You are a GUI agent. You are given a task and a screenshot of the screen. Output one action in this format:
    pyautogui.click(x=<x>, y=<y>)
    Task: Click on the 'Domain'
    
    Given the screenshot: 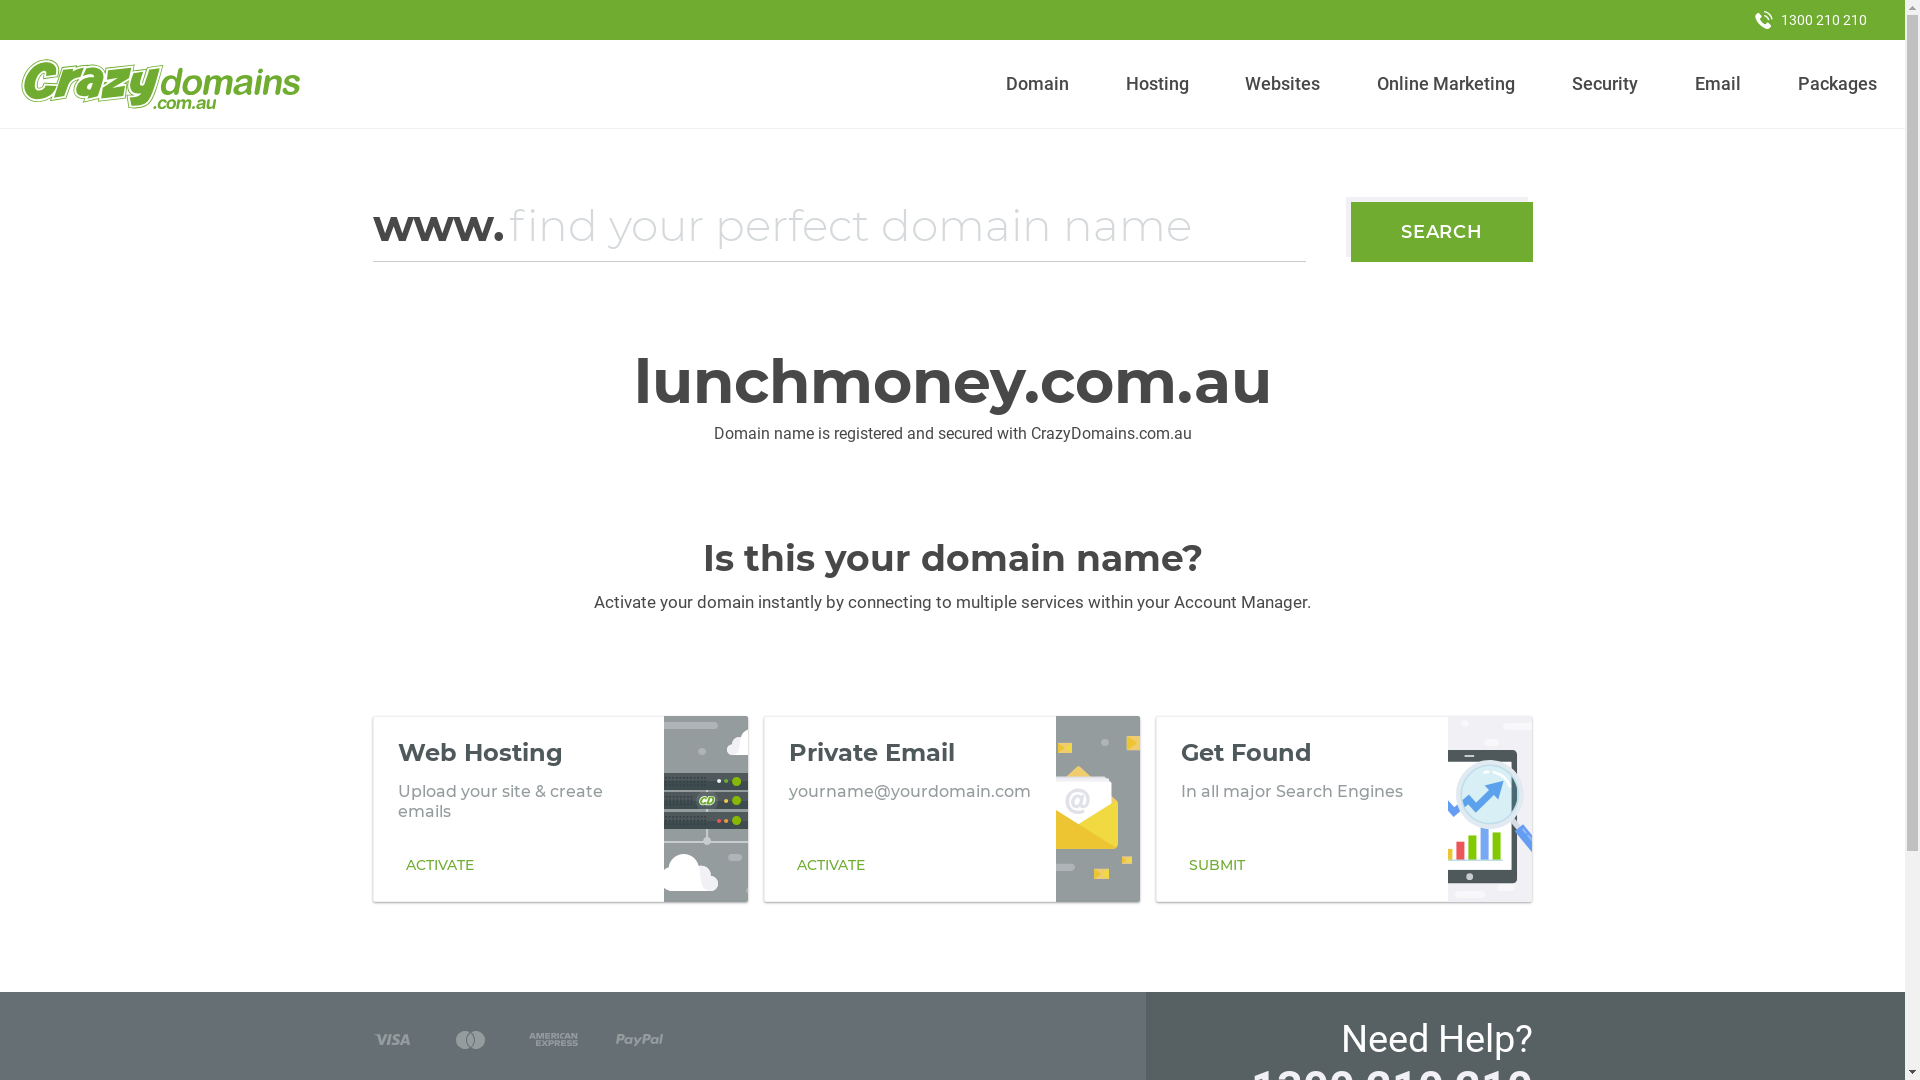 What is the action you would take?
    pyautogui.click(x=1037, y=83)
    